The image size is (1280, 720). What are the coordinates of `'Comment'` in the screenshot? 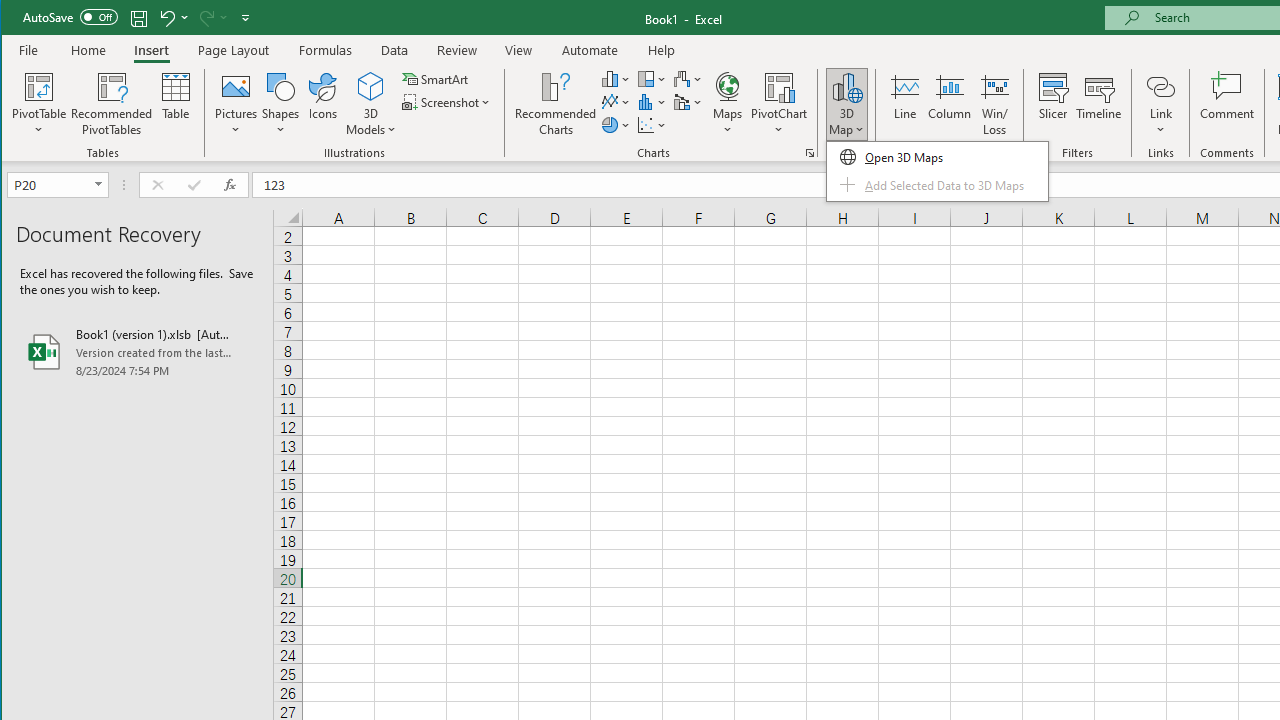 It's located at (1226, 104).